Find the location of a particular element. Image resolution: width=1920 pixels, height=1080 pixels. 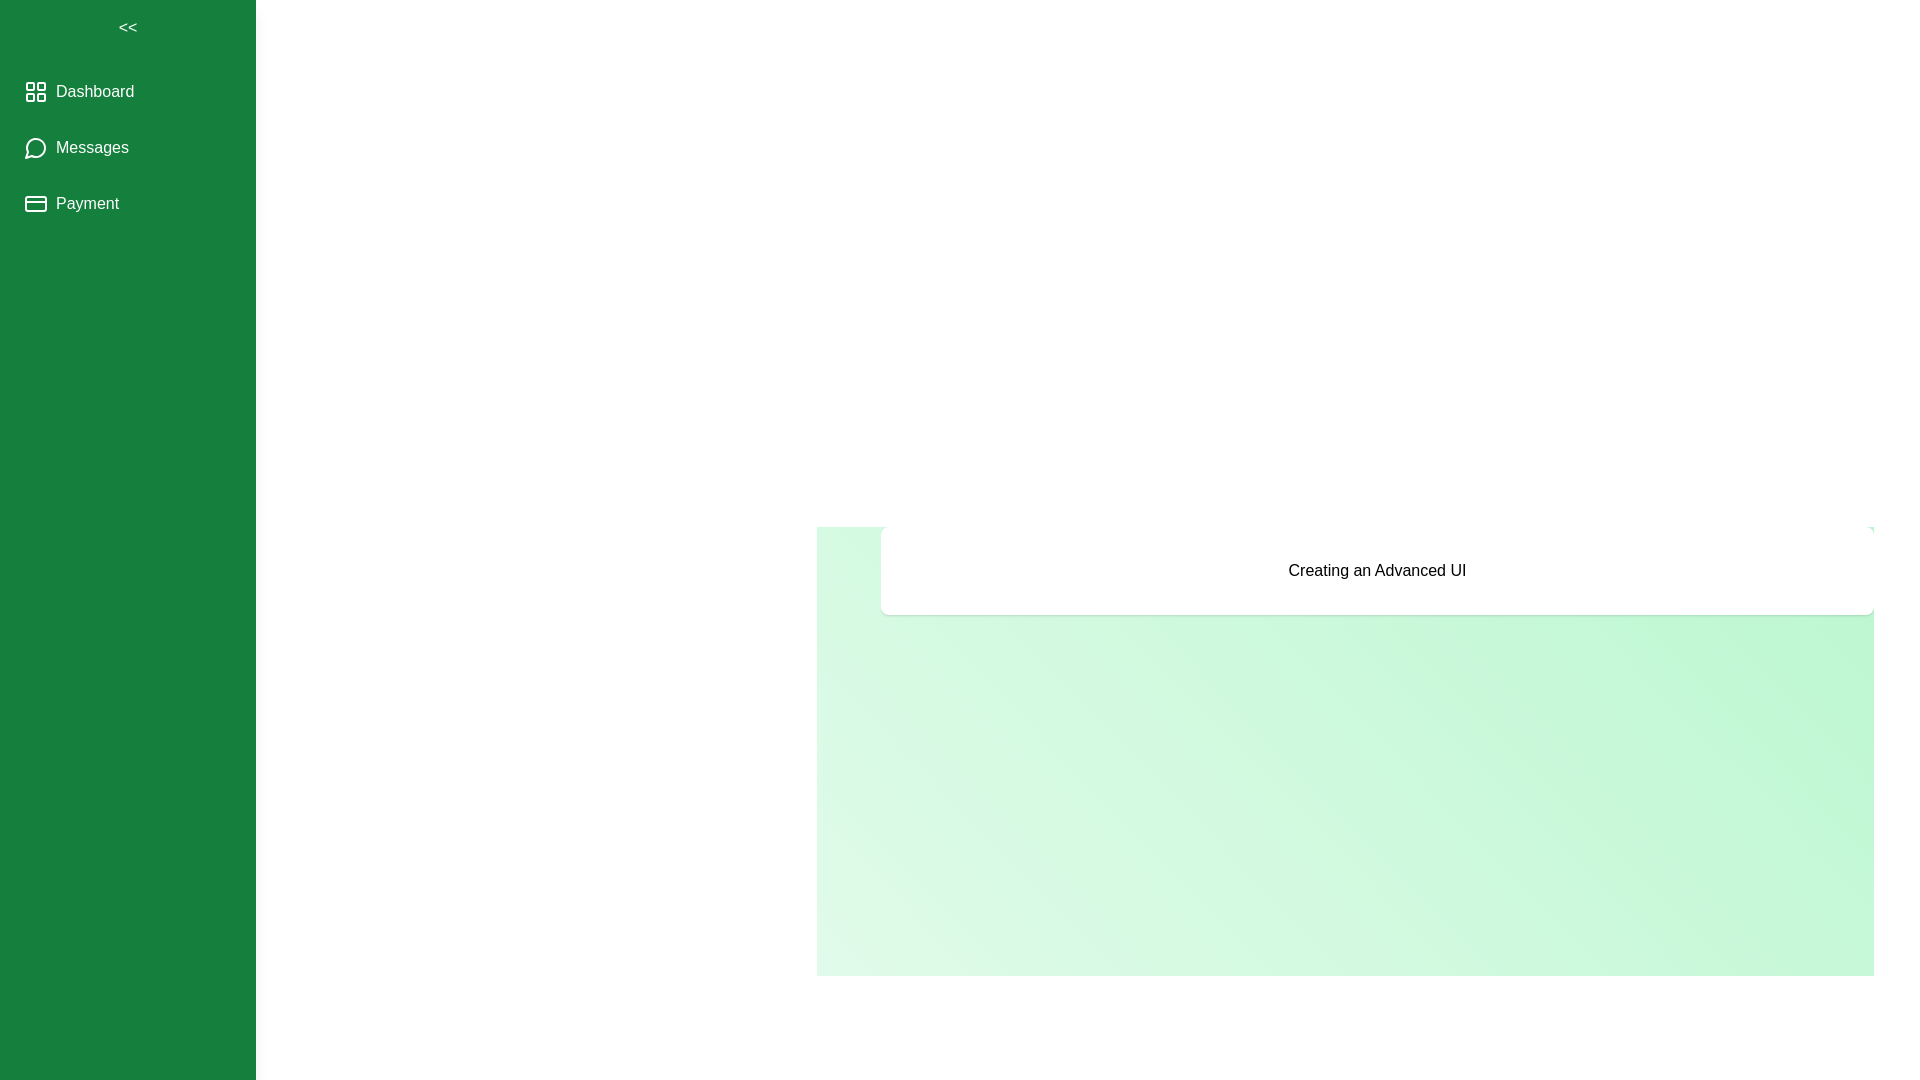

the circular message icon outlined in white against a green background, which is positioned to the left of the 'Messages' label in the vertical navigation panel is located at coordinates (35, 146).